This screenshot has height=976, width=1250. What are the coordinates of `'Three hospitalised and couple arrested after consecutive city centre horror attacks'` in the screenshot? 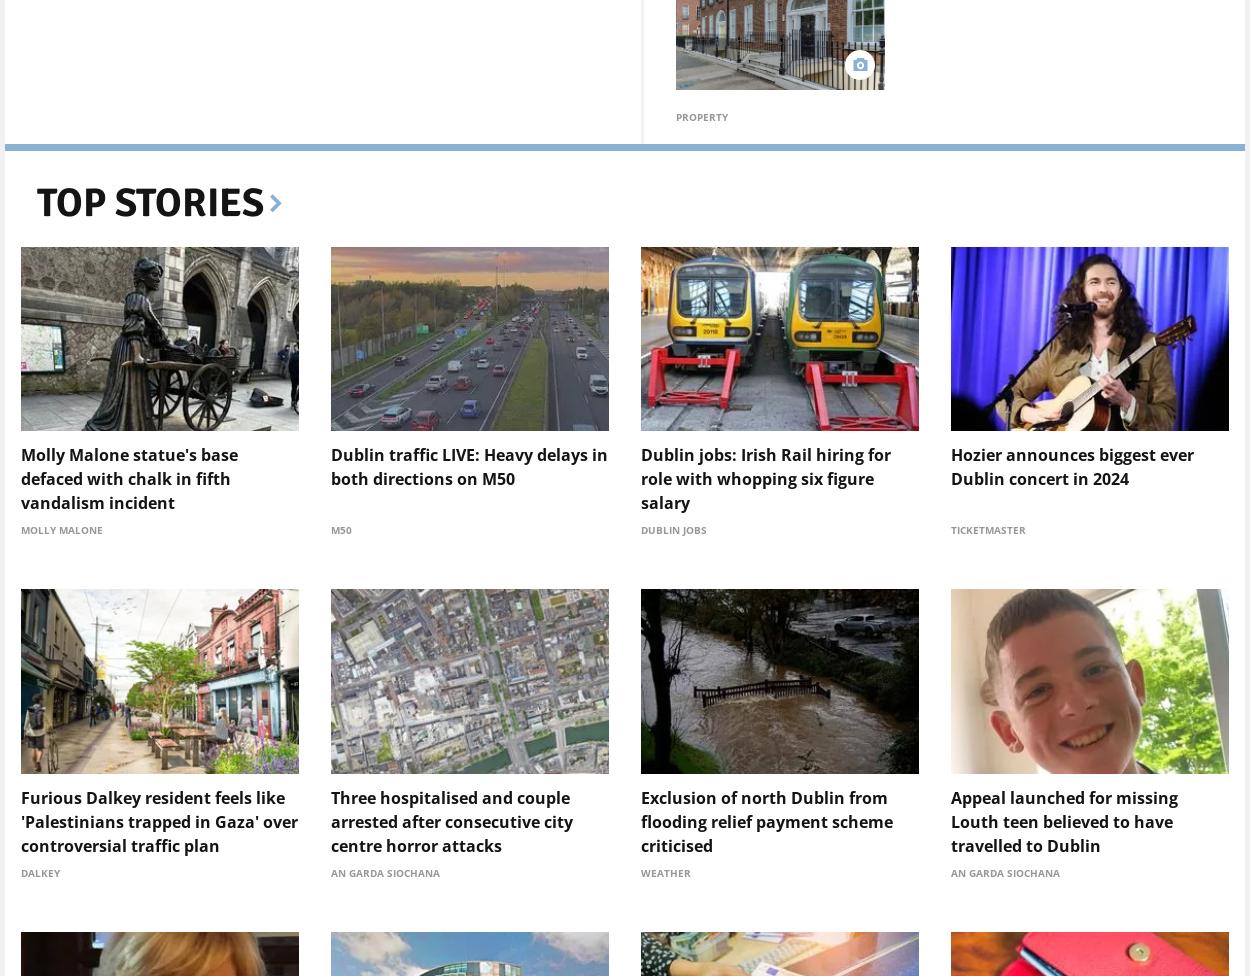 It's located at (450, 821).